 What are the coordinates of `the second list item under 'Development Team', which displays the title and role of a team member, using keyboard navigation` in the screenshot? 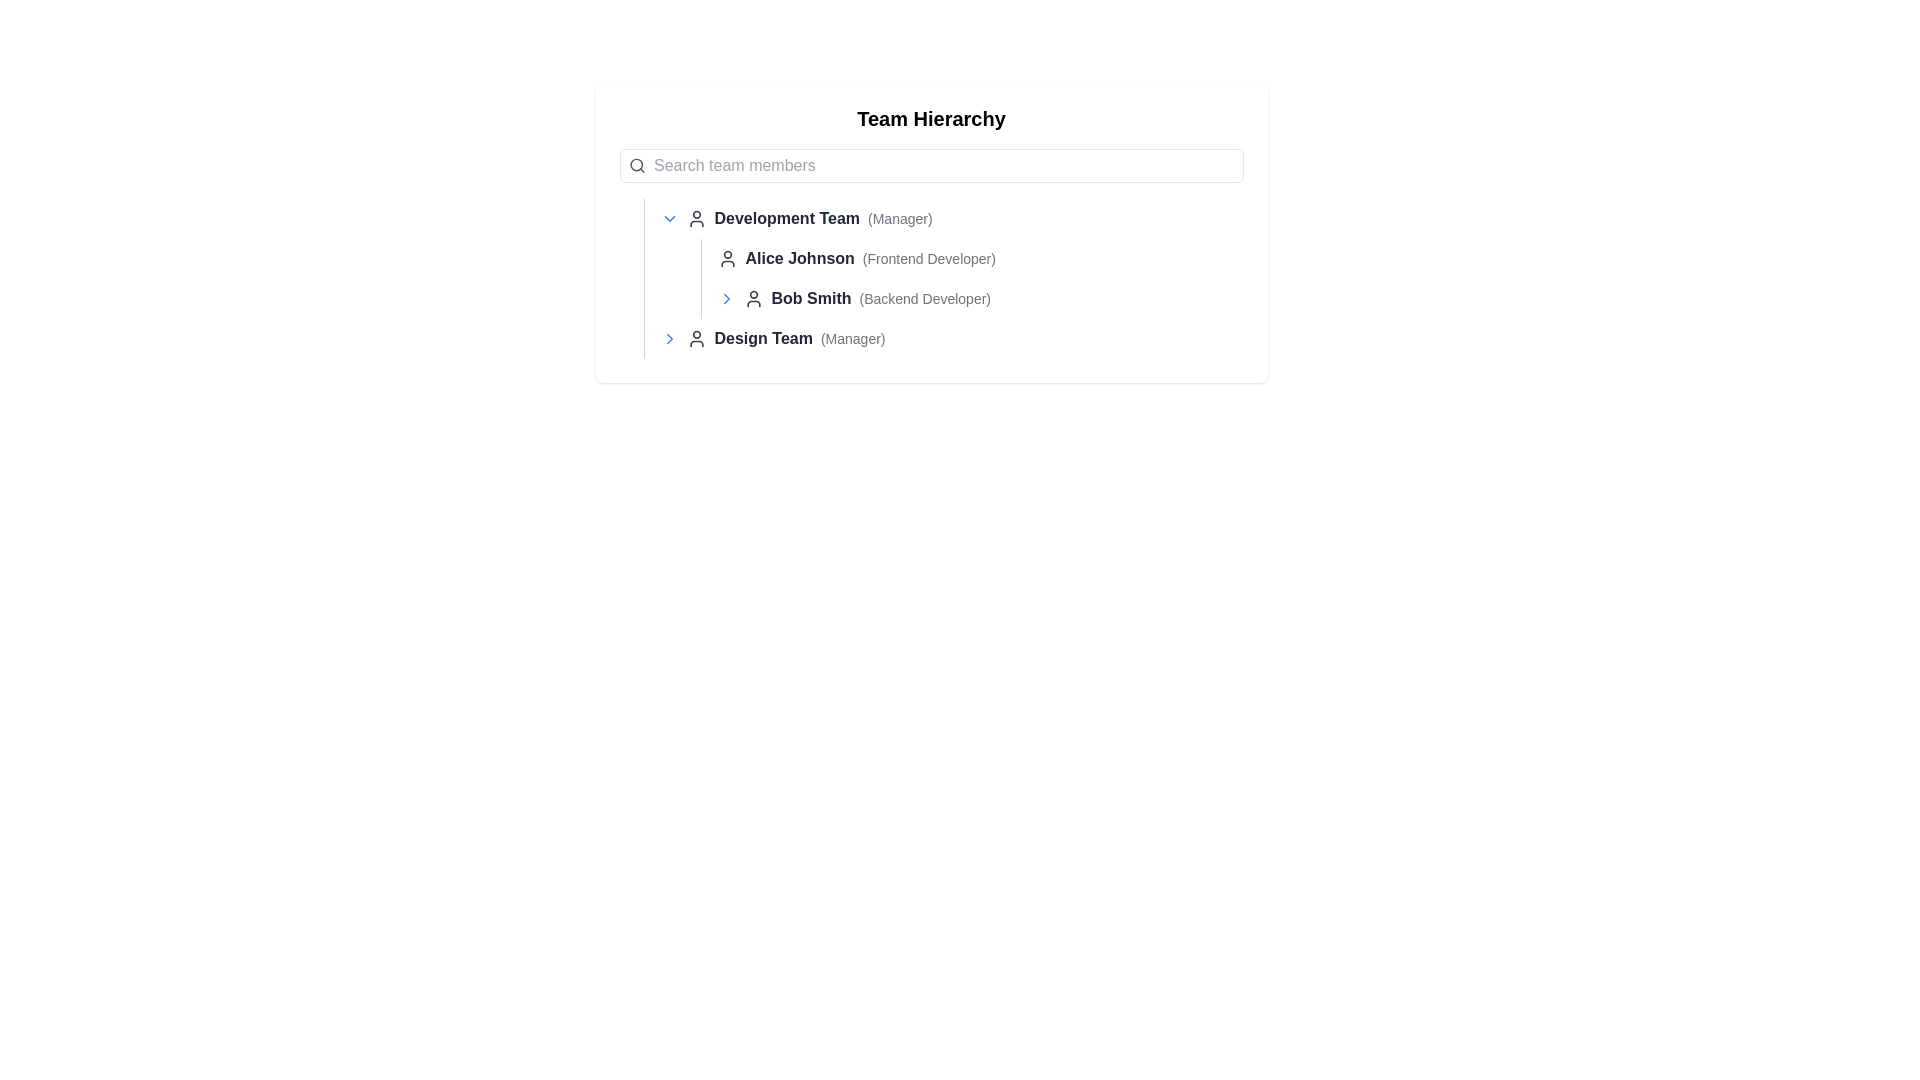 It's located at (942, 278).